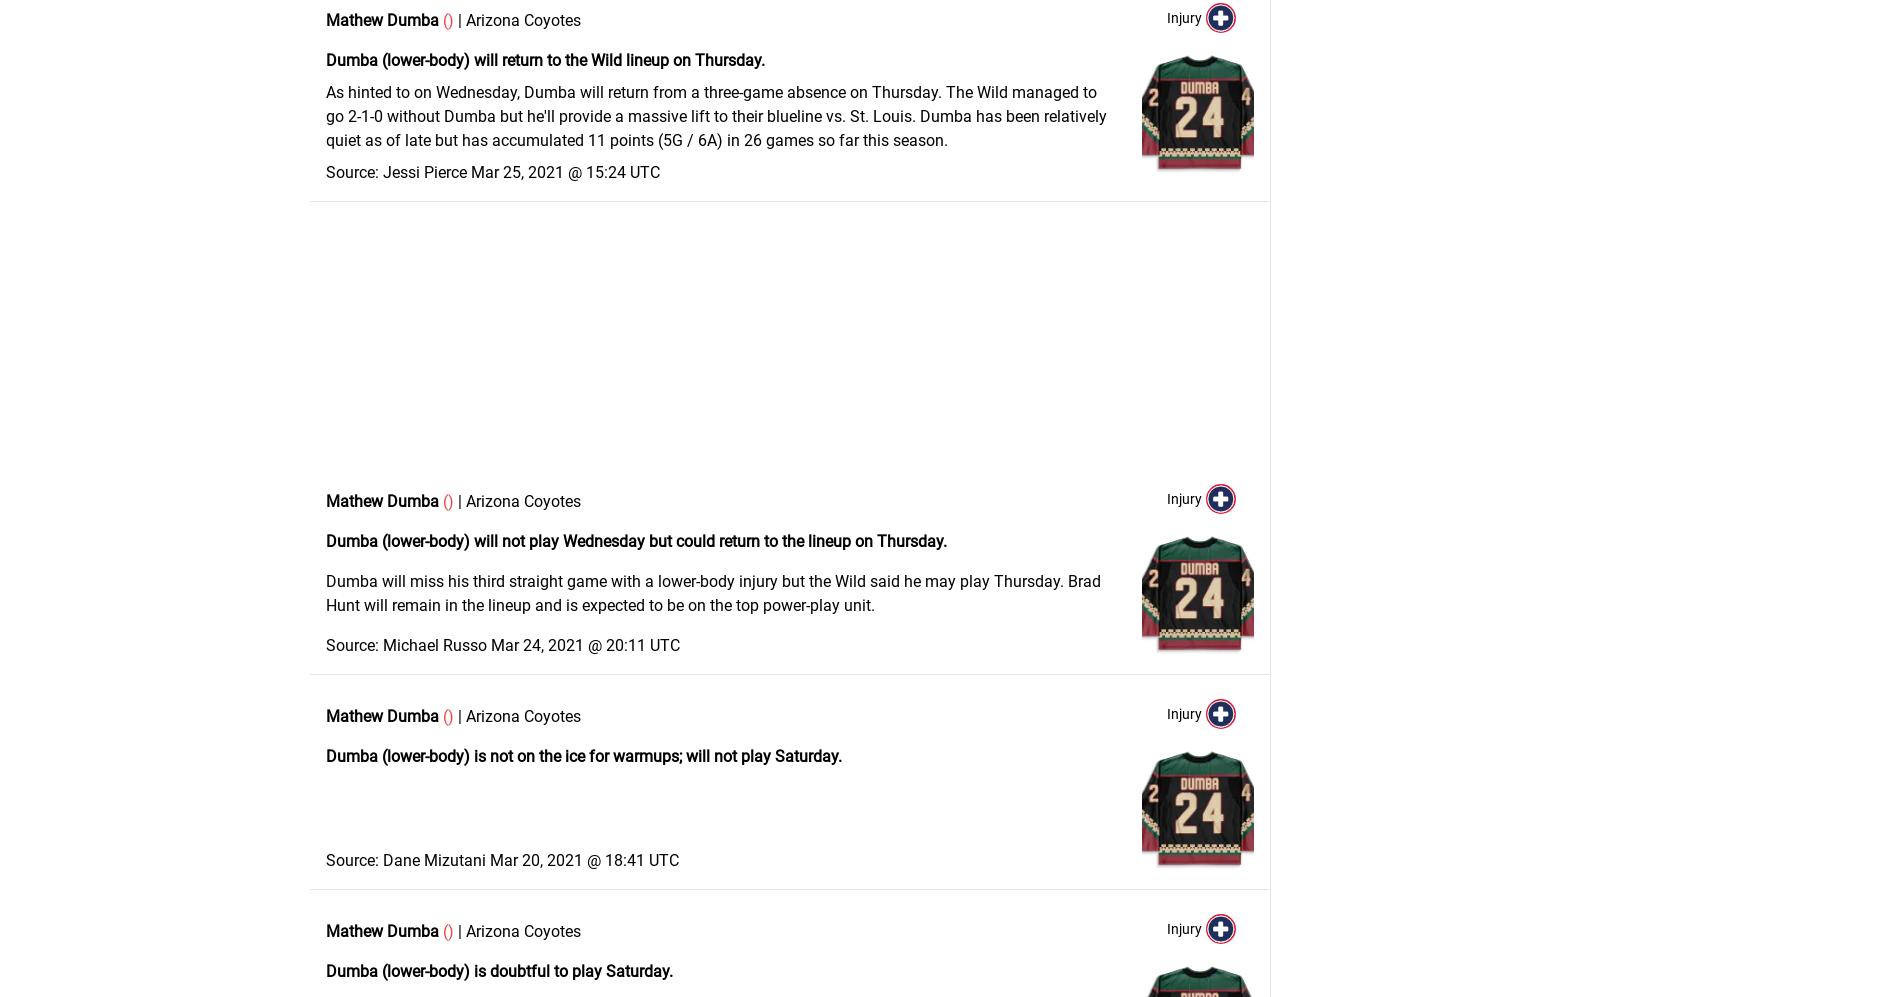  What do you see at coordinates (584, 756) in the screenshot?
I see `'Dumba (lower-body) is not on the ice for warmups; will not play Saturday.'` at bounding box center [584, 756].